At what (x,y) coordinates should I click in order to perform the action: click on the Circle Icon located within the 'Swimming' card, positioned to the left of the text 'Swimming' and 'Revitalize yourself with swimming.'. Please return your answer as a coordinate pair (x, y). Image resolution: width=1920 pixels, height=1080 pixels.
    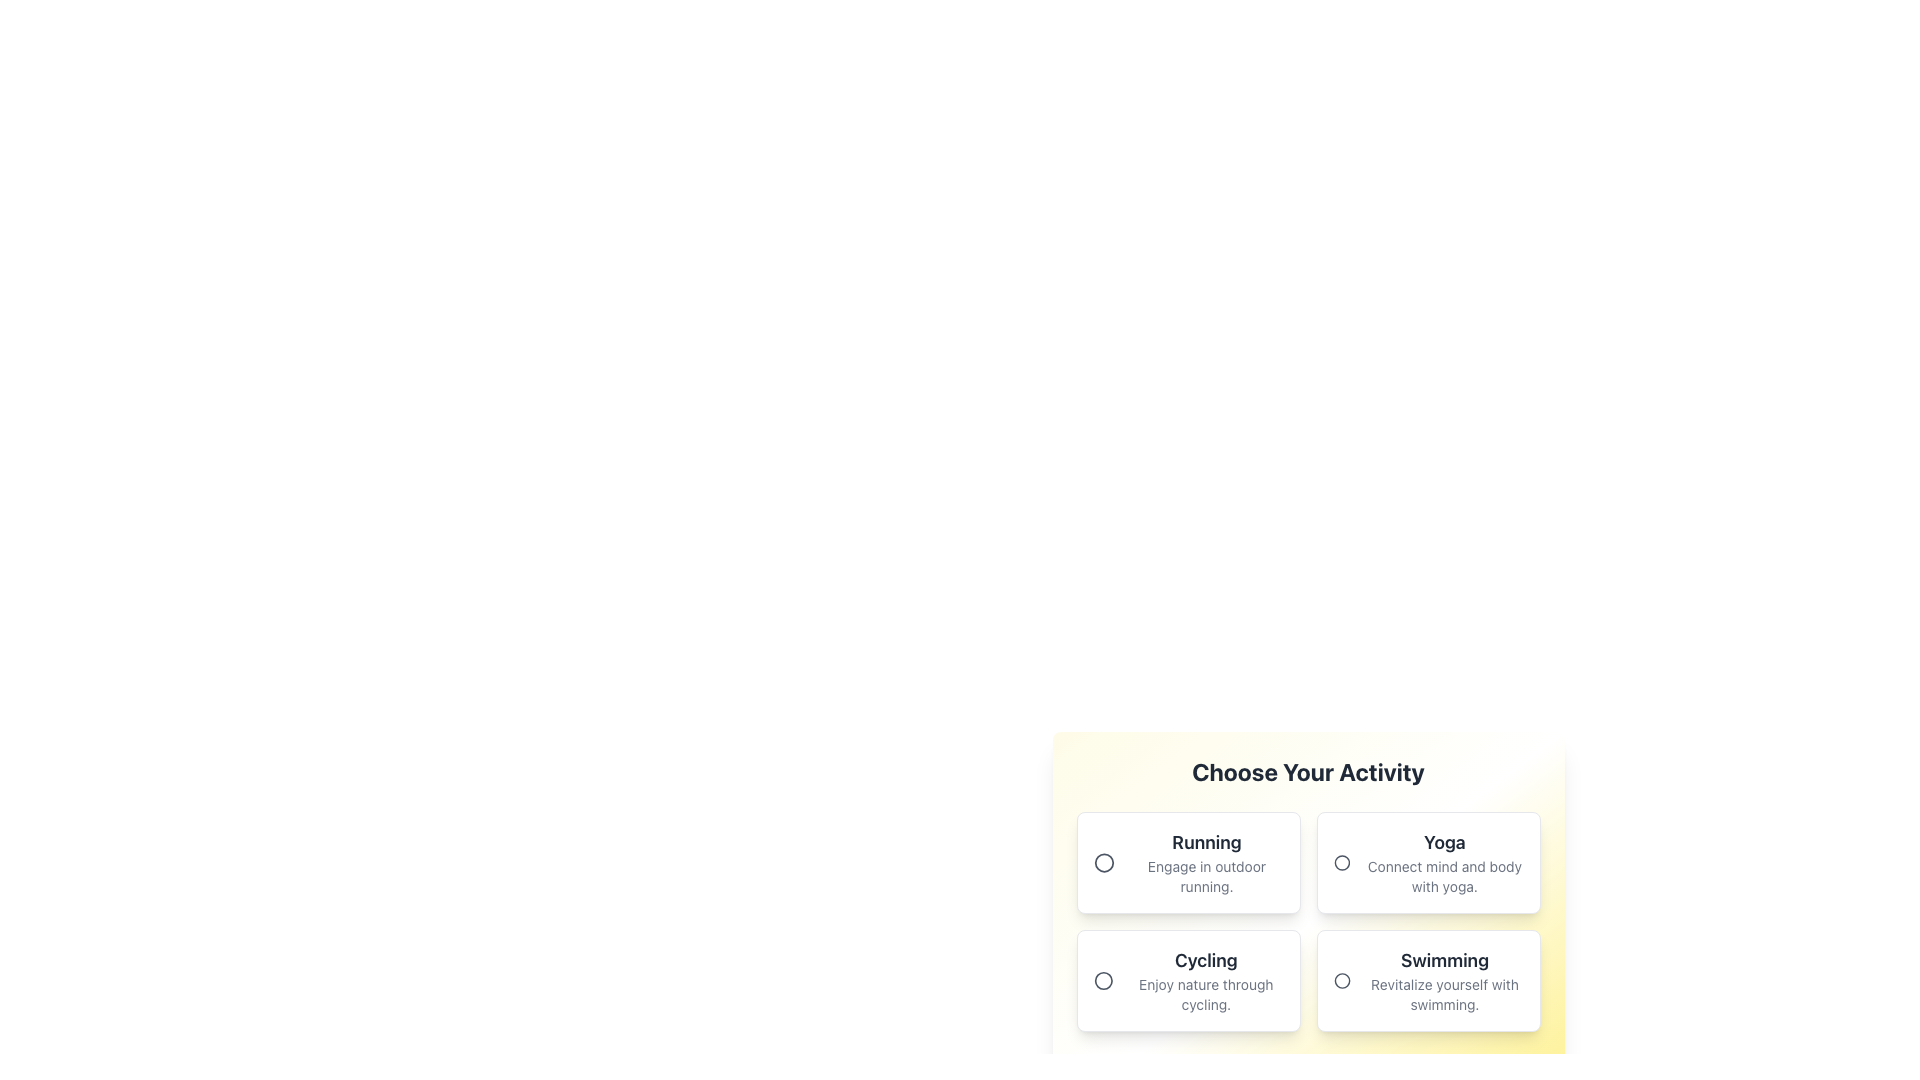
    Looking at the image, I should click on (1342, 979).